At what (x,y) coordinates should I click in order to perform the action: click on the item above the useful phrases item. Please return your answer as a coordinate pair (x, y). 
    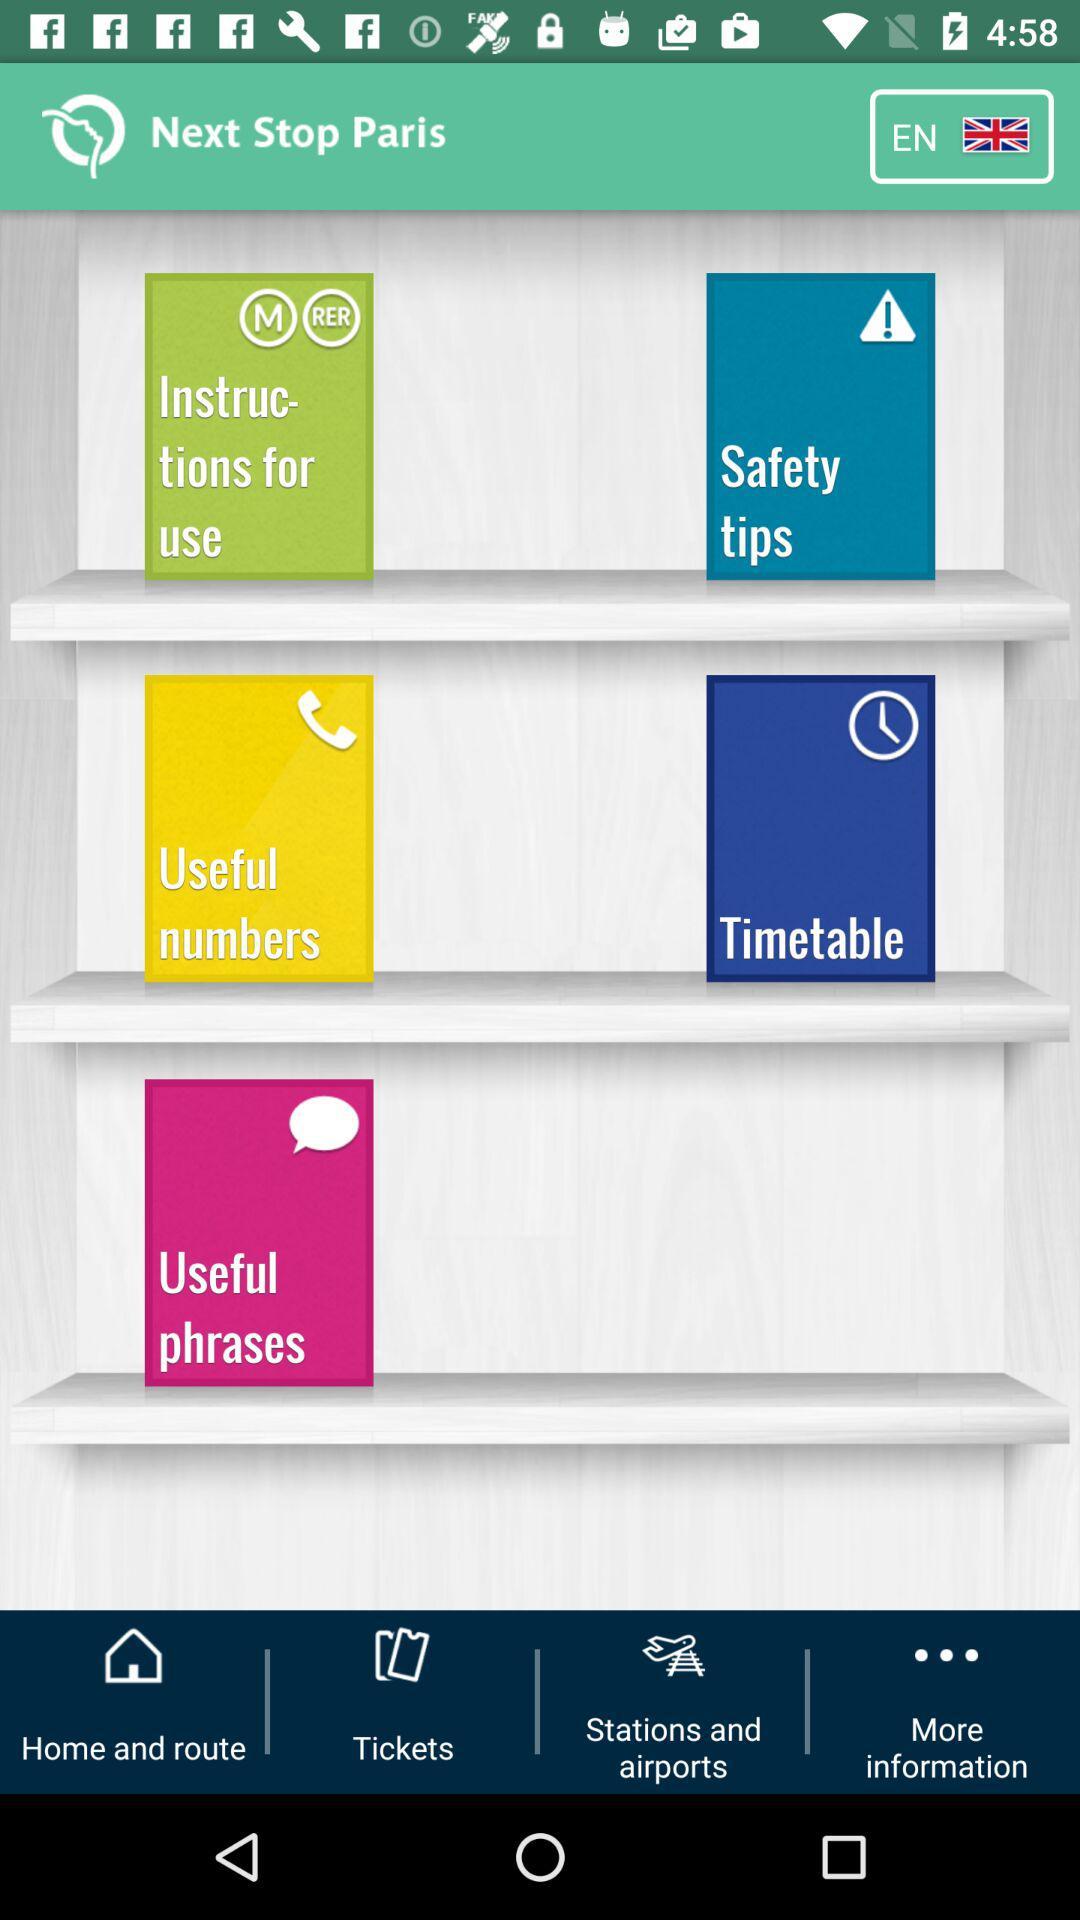
    Looking at the image, I should click on (258, 837).